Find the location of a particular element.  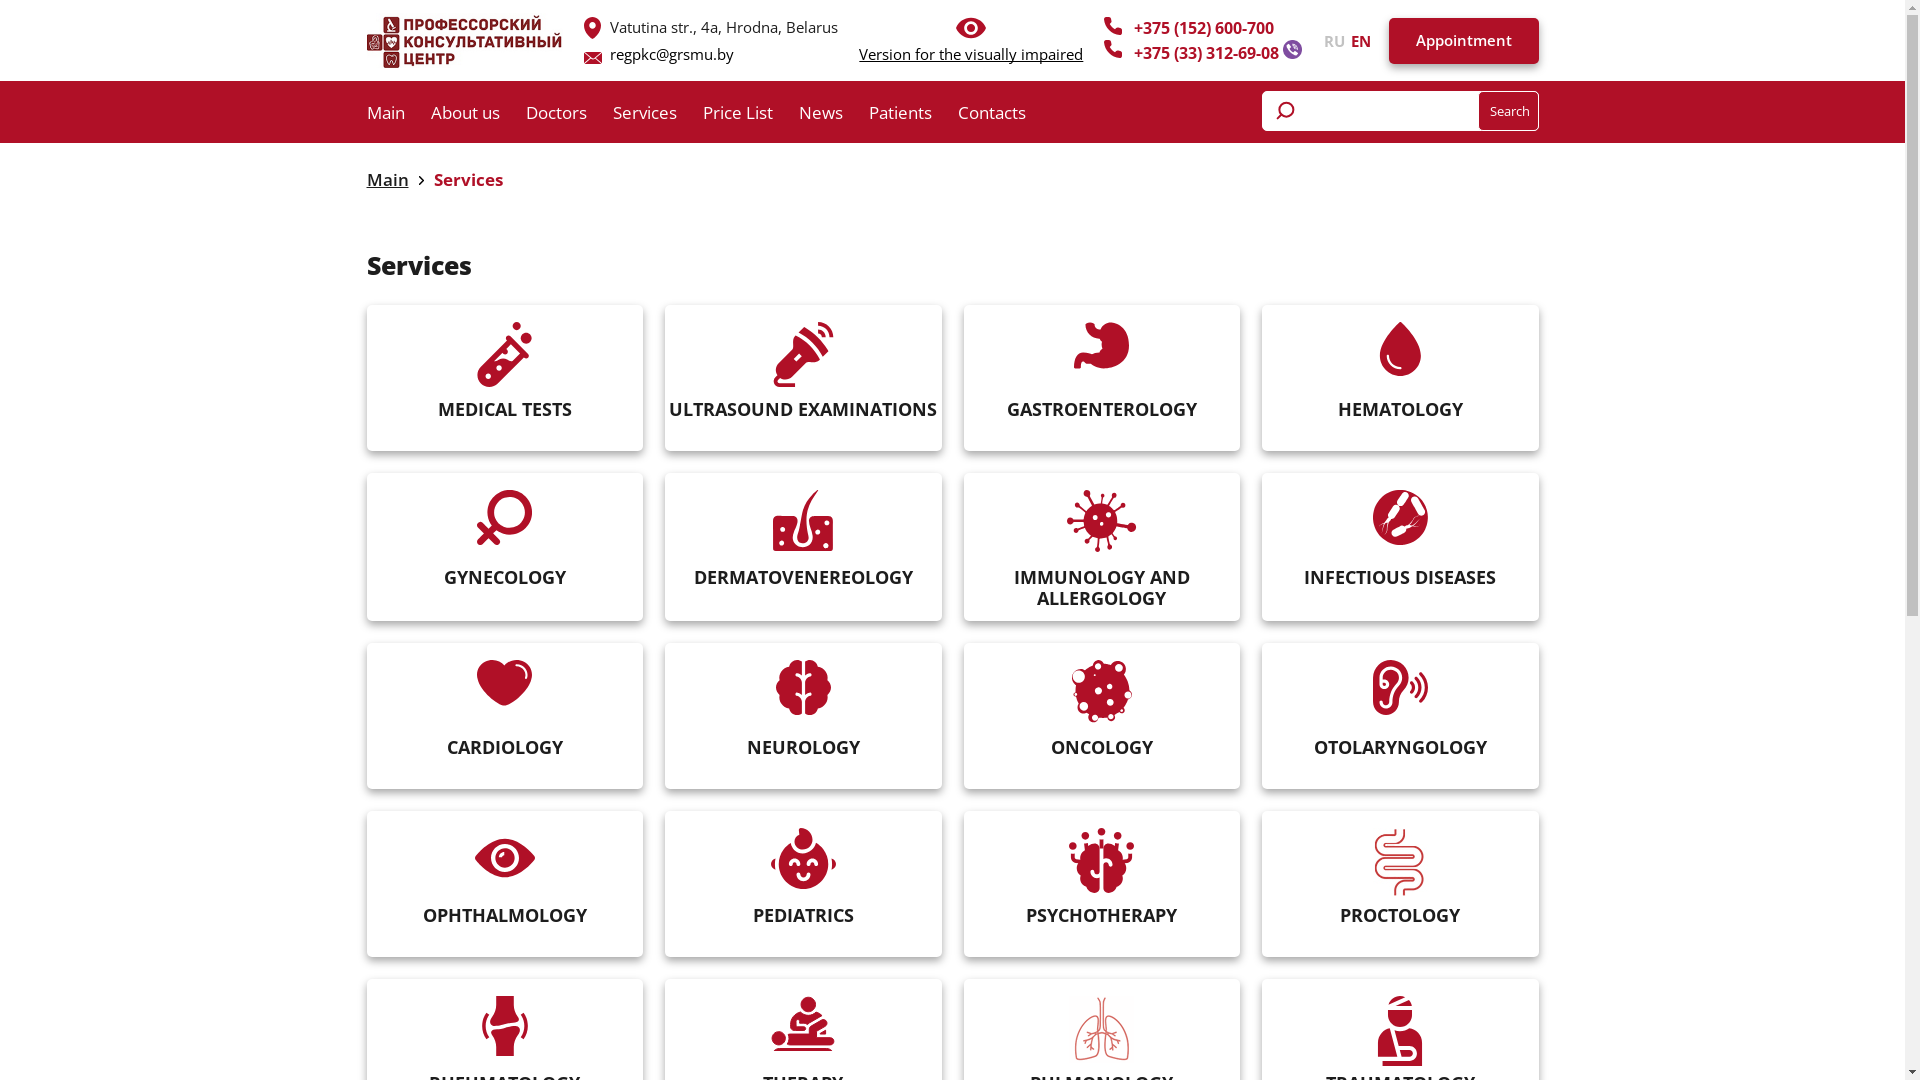

'HEMATOLOGY' is located at coordinates (1261, 378).